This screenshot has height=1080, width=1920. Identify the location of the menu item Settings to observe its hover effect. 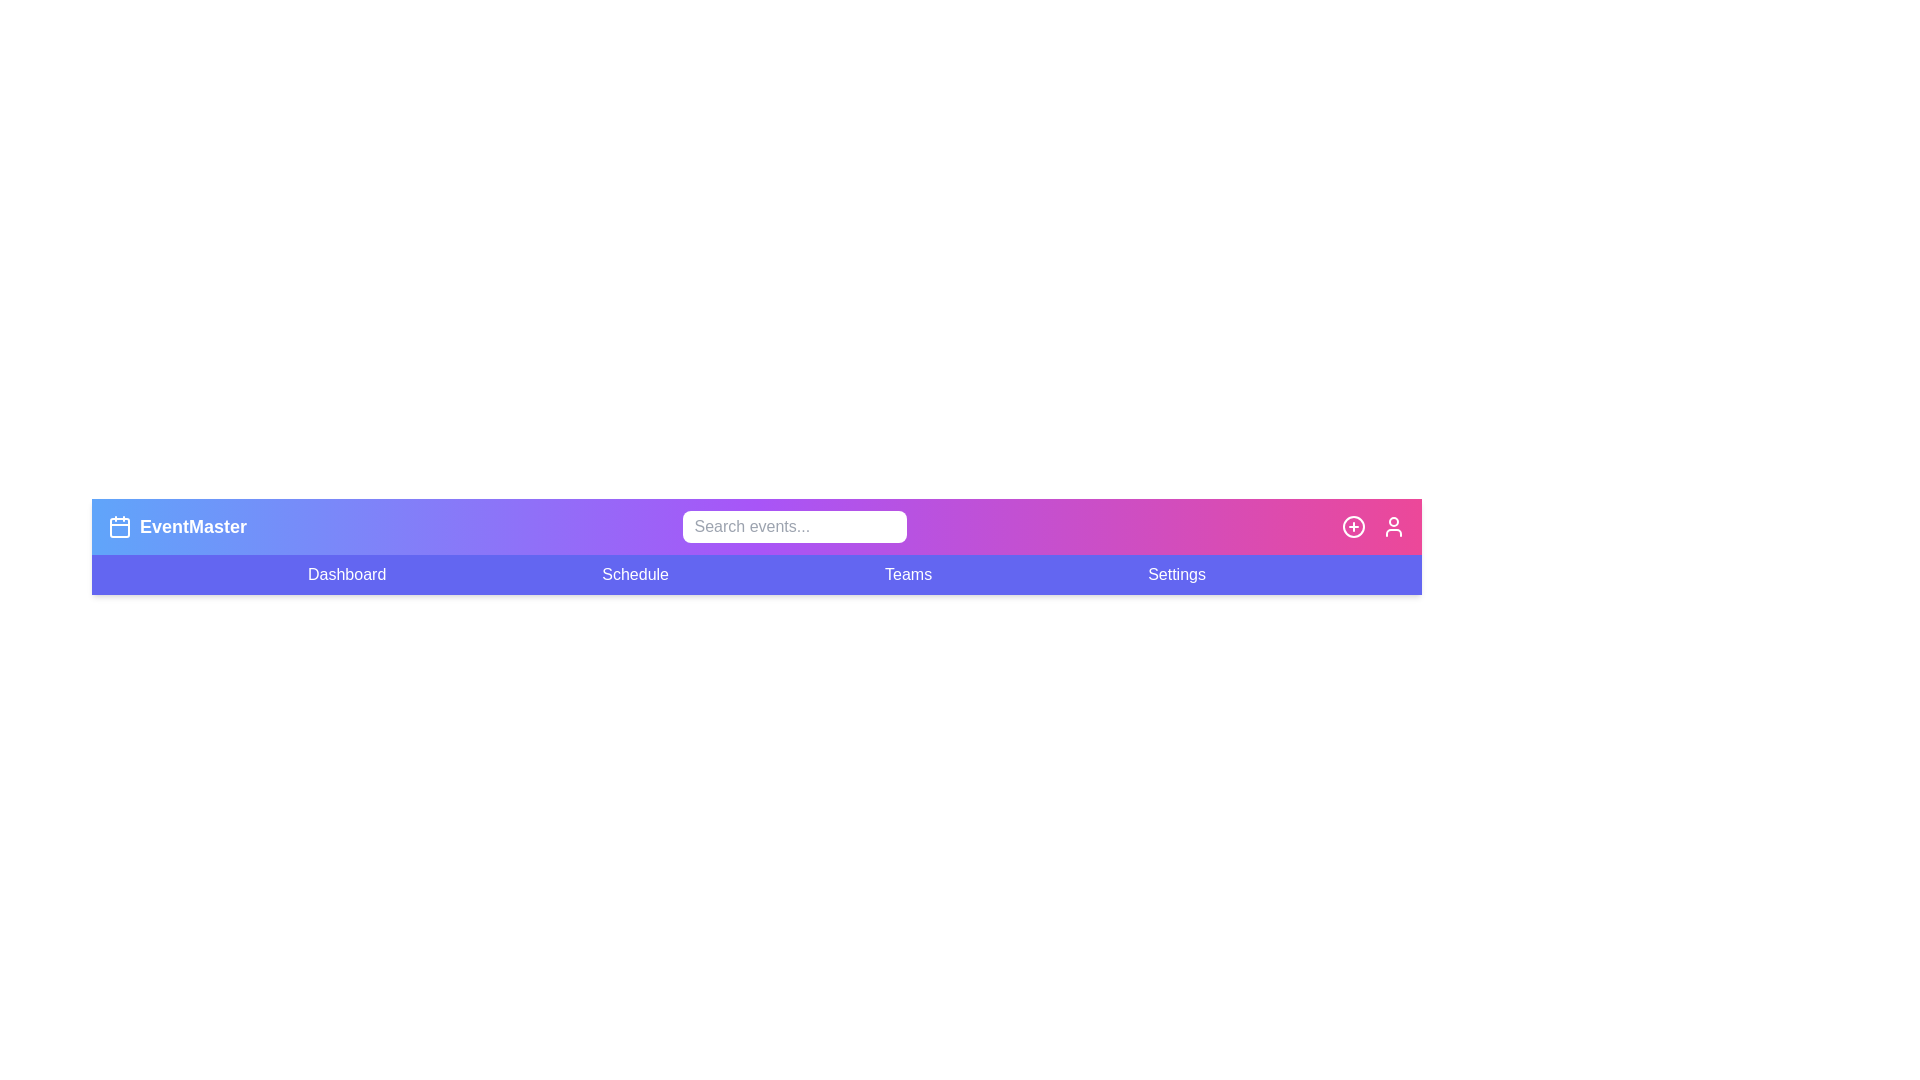
(1176, 574).